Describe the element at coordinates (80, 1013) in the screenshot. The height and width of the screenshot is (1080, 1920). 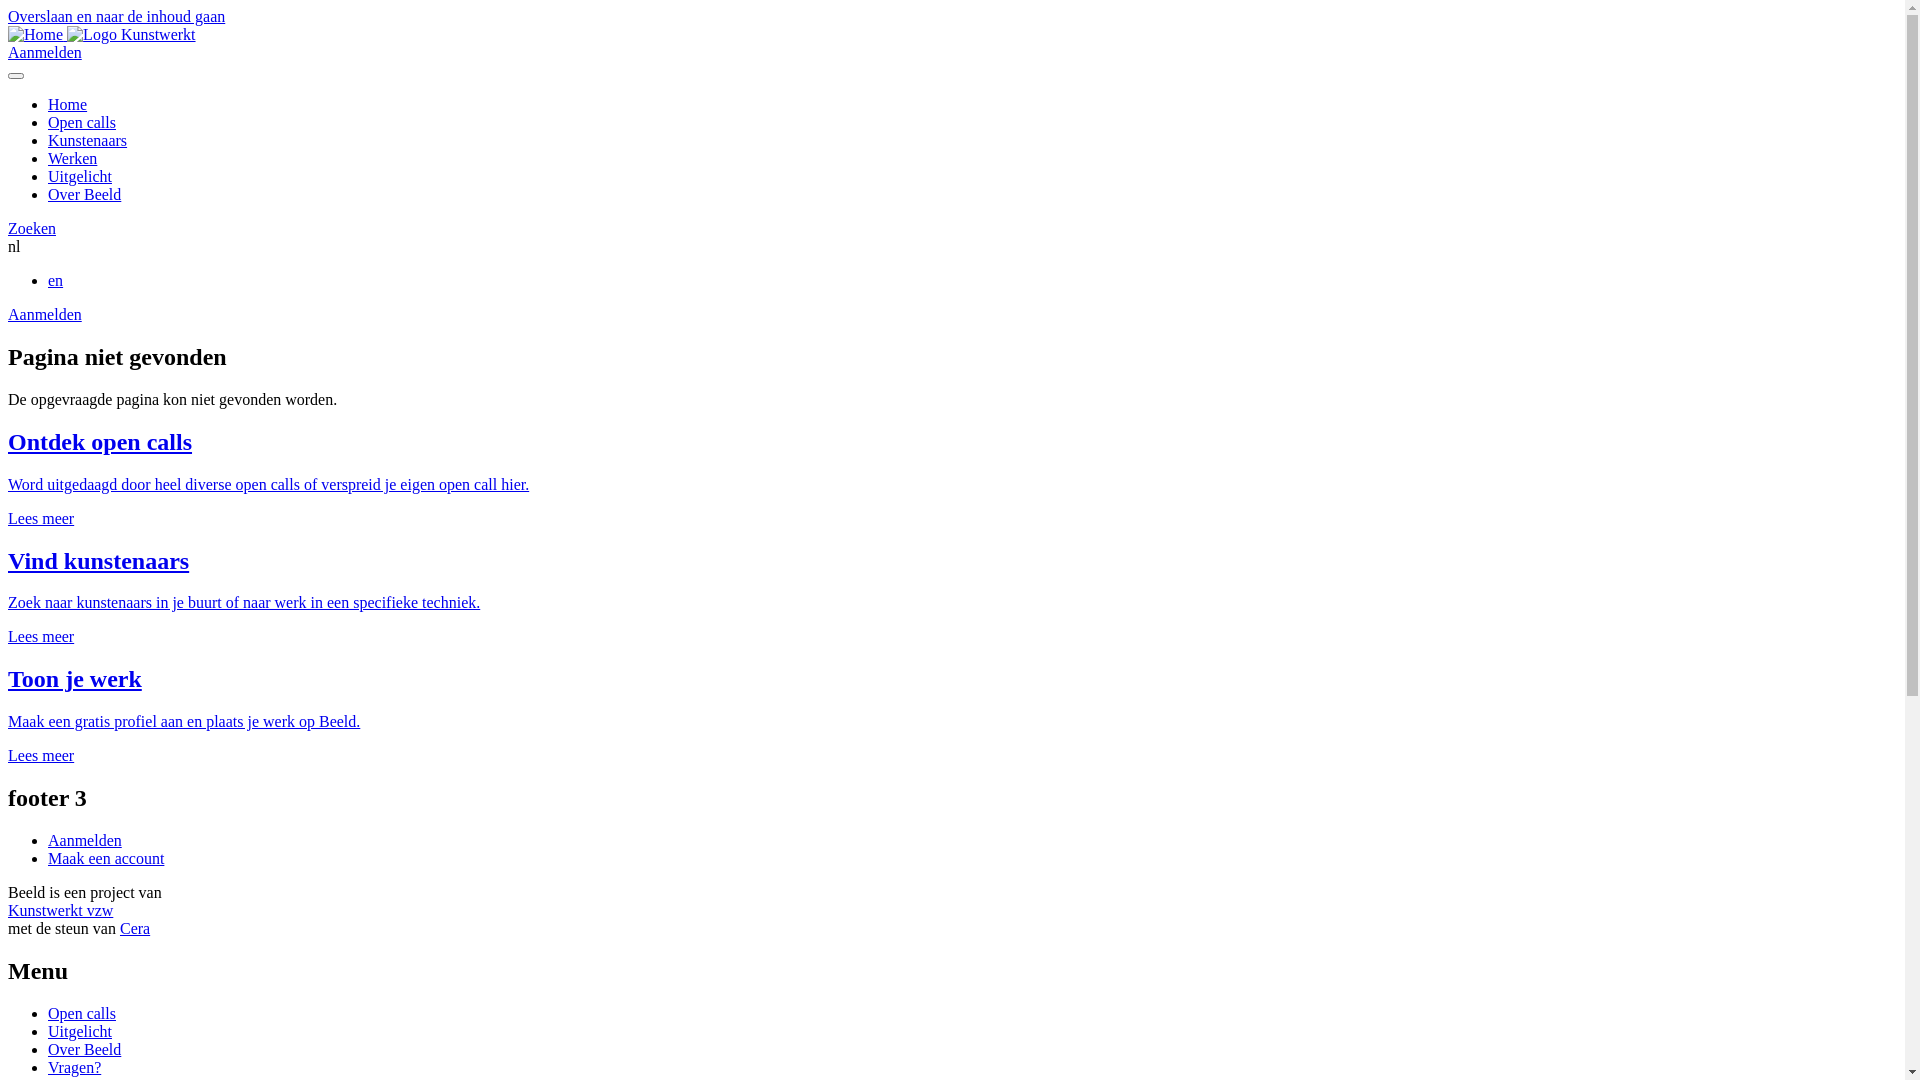
I see `'Open calls'` at that location.